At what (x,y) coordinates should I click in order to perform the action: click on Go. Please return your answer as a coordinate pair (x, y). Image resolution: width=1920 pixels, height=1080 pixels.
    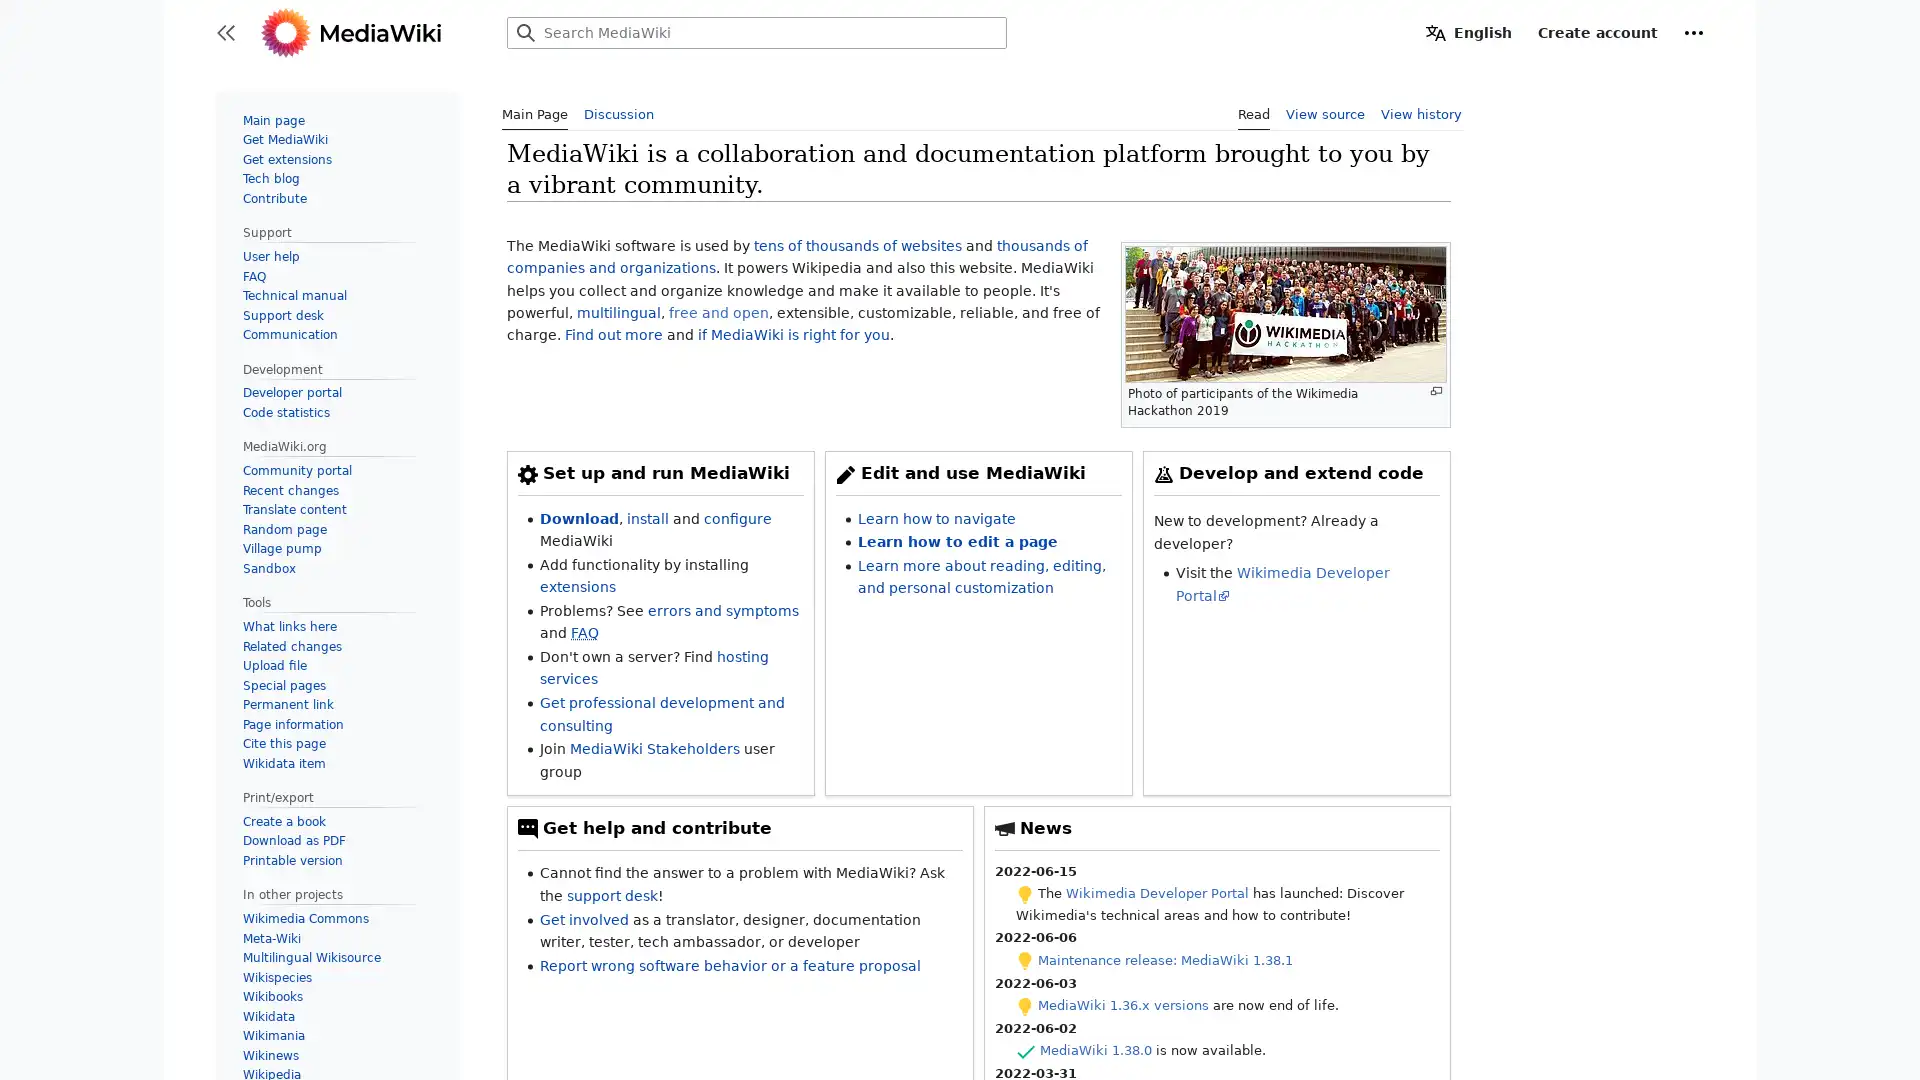
    Looking at the image, I should click on (526, 33).